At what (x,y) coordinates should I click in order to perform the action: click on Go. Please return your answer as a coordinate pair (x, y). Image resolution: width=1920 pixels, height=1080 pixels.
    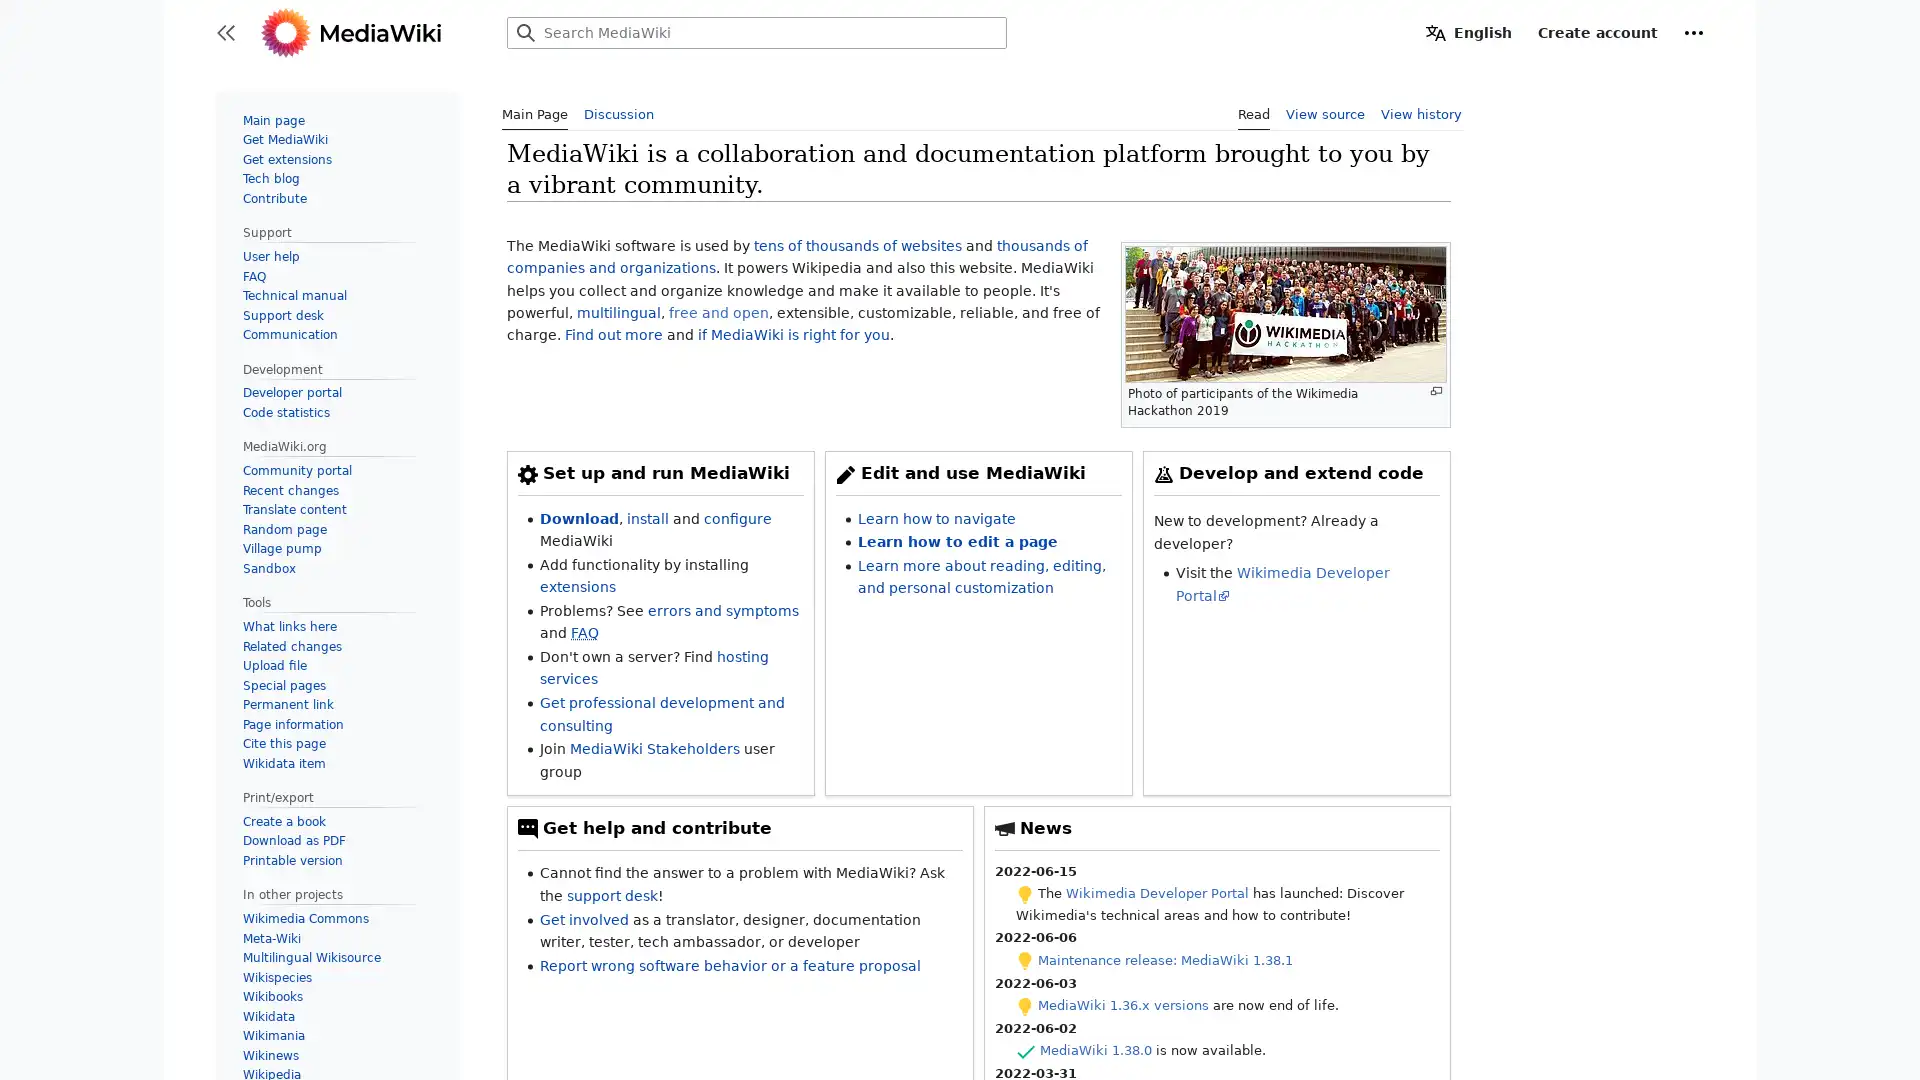
    Looking at the image, I should click on (526, 33).